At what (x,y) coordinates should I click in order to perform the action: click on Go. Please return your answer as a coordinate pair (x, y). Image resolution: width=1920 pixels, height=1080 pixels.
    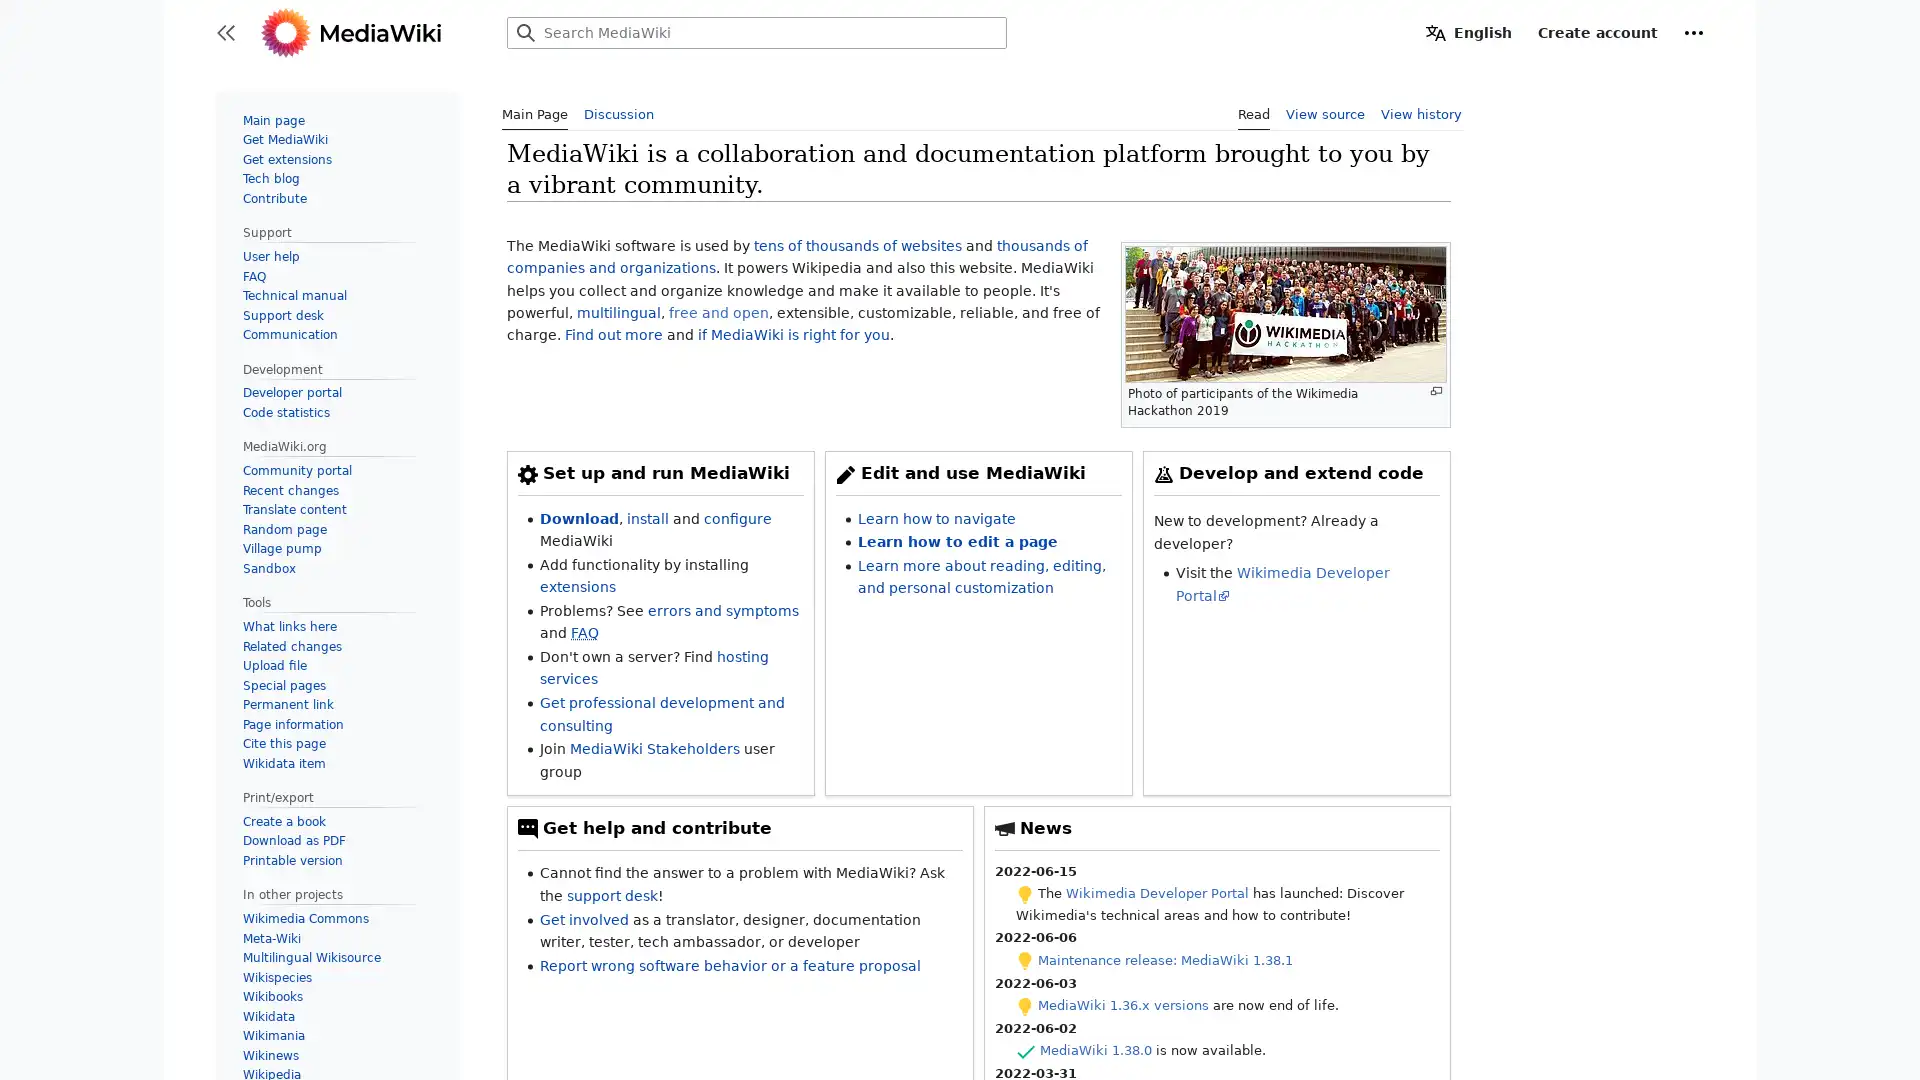
    Looking at the image, I should click on (526, 33).